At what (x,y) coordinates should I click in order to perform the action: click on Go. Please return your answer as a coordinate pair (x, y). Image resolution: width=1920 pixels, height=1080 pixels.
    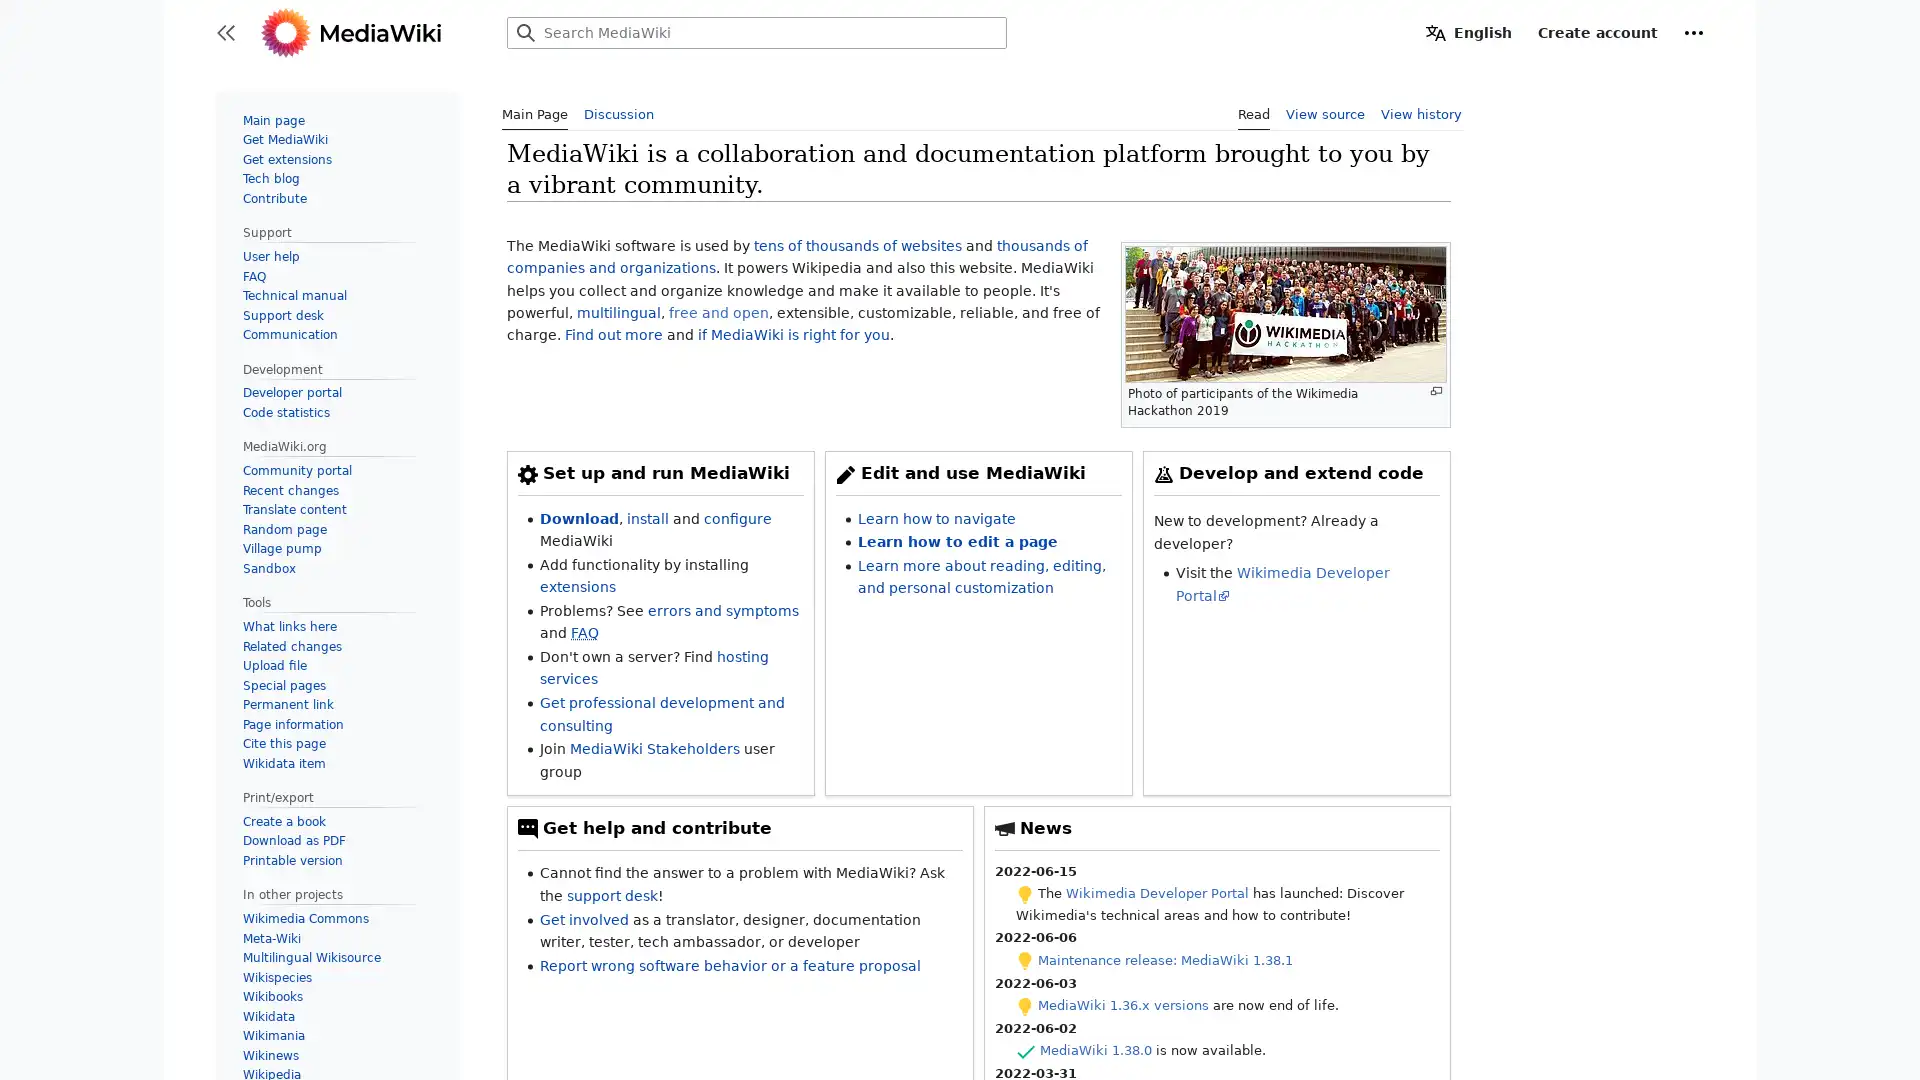
    Looking at the image, I should click on (526, 33).